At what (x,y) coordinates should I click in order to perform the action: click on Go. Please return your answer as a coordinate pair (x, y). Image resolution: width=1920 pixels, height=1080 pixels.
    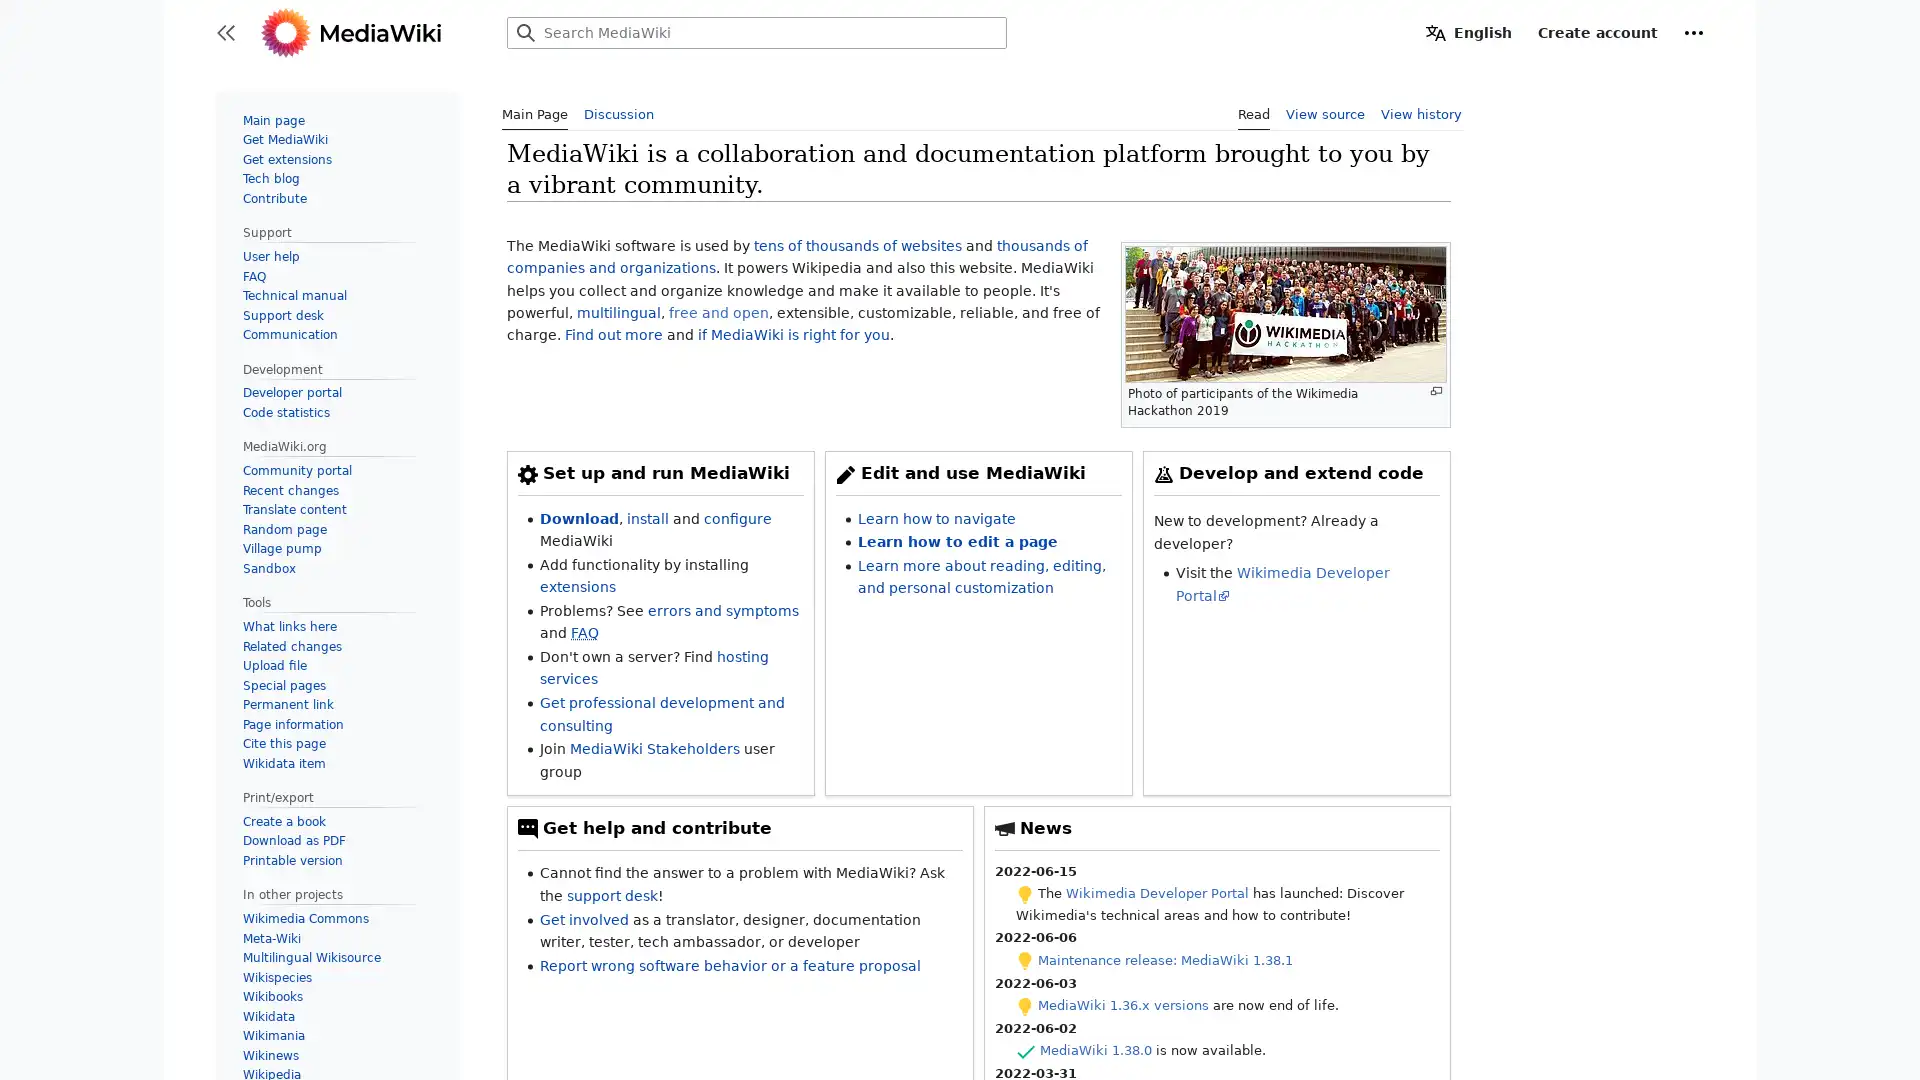
    Looking at the image, I should click on (526, 33).